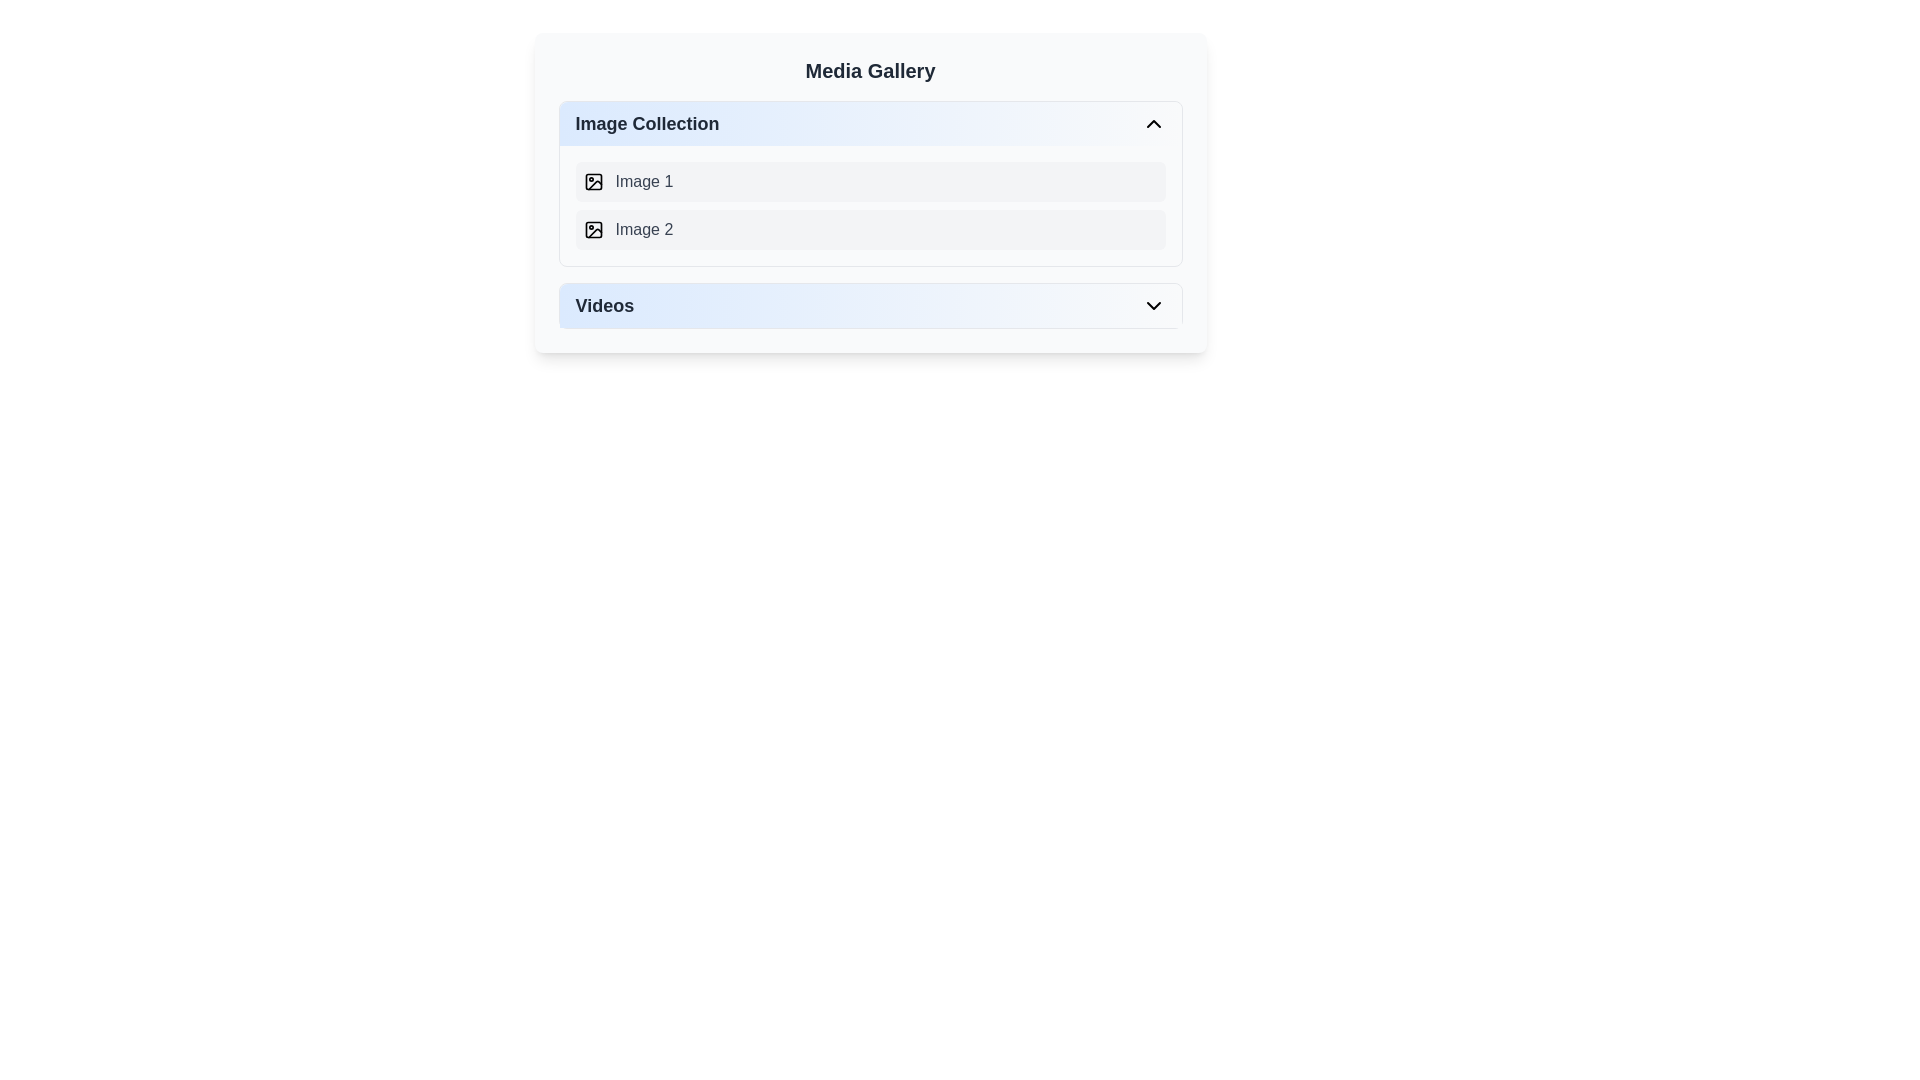 The image size is (1920, 1080). Describe the element at coordinates (603, 305) in the screenshot. I see `the 'Videos' text label, which is styled in bold dark gray and located in the Media Gallery section, to the left of a downward chevron icon` at that location.